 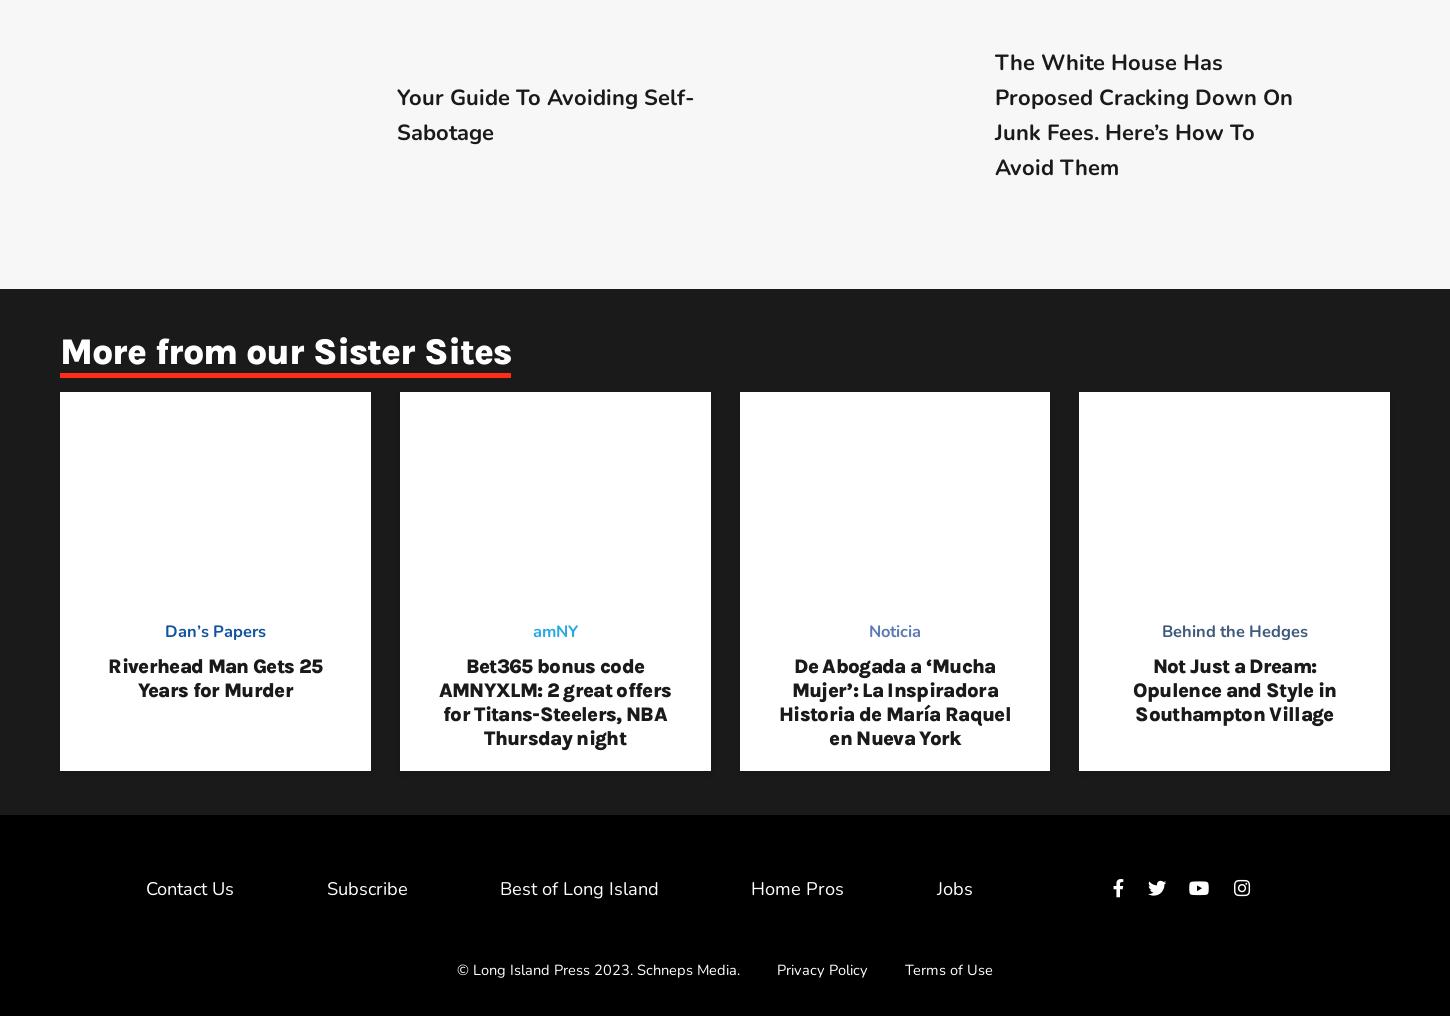 I want to click on 'Your Guide To Avoiding', so click(x=396, y=97).